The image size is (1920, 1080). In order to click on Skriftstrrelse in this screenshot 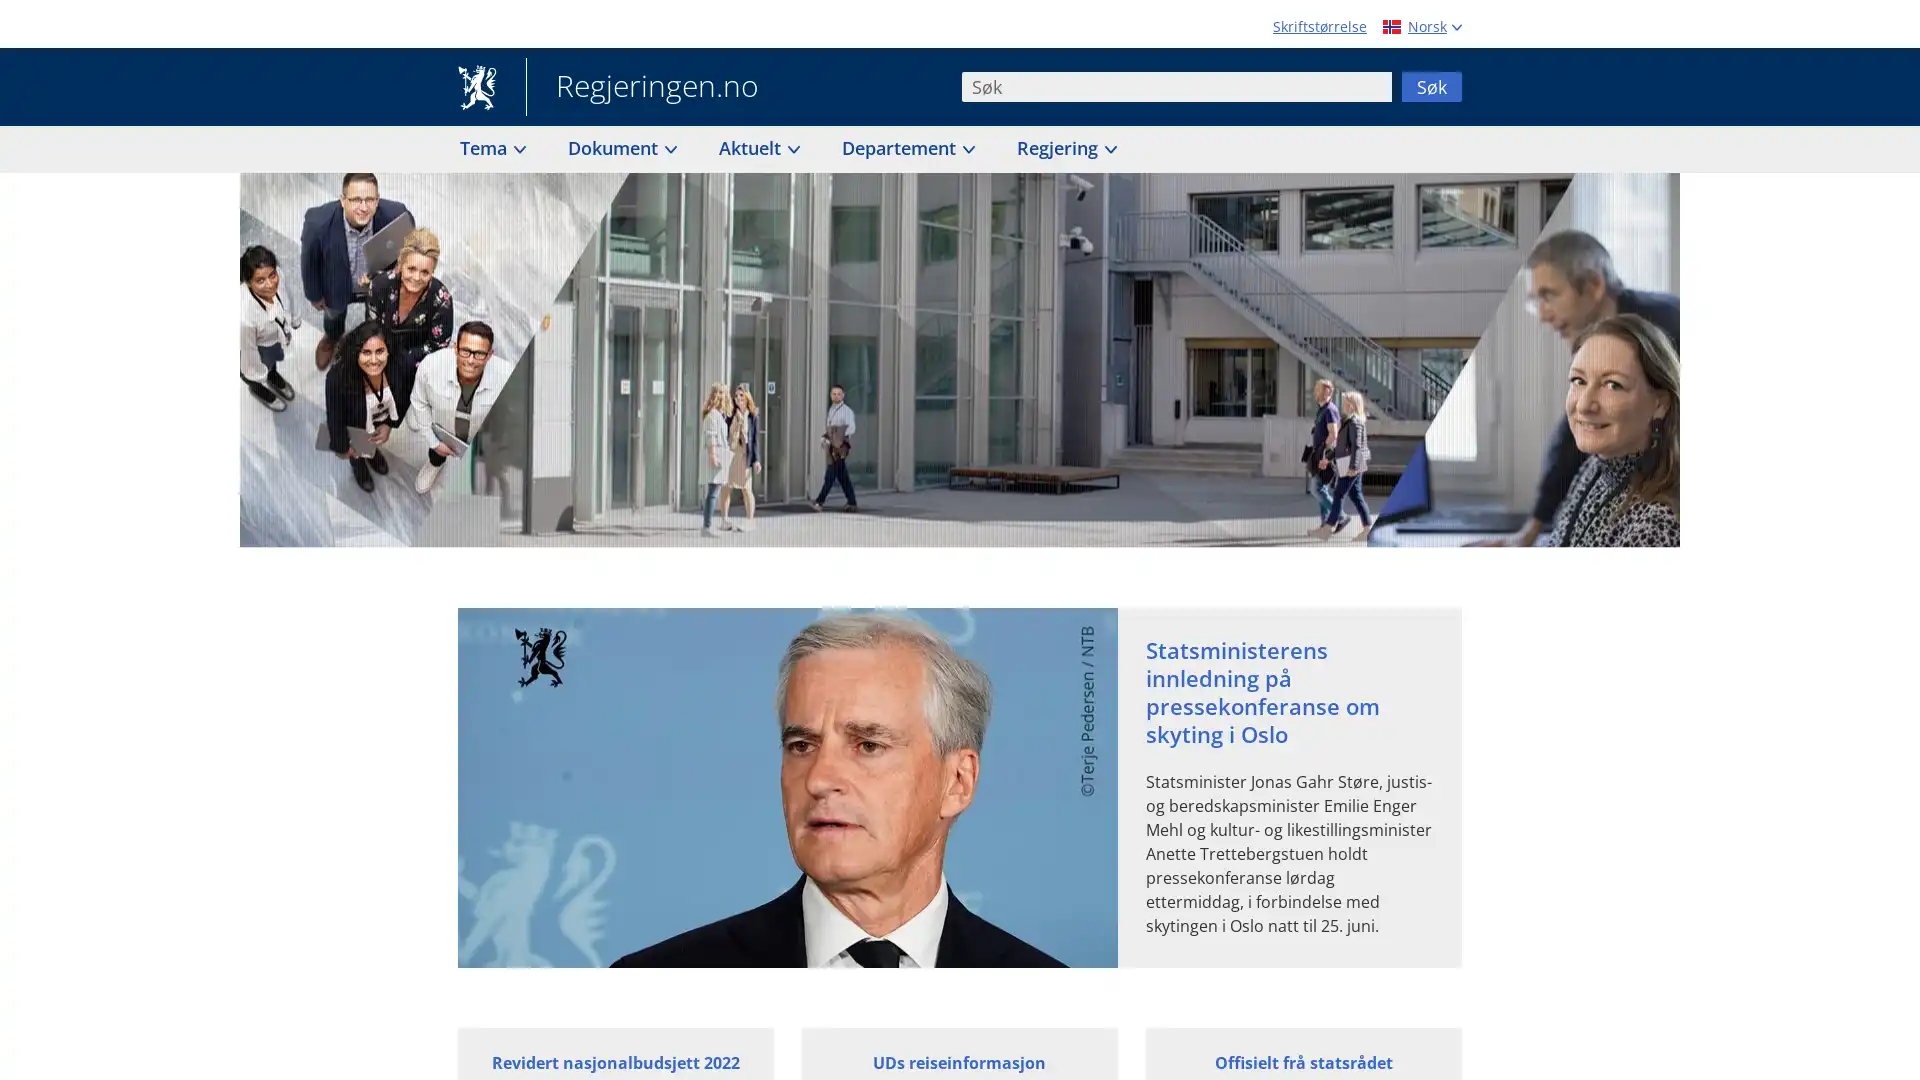, I will do `click(1320, 26)`.